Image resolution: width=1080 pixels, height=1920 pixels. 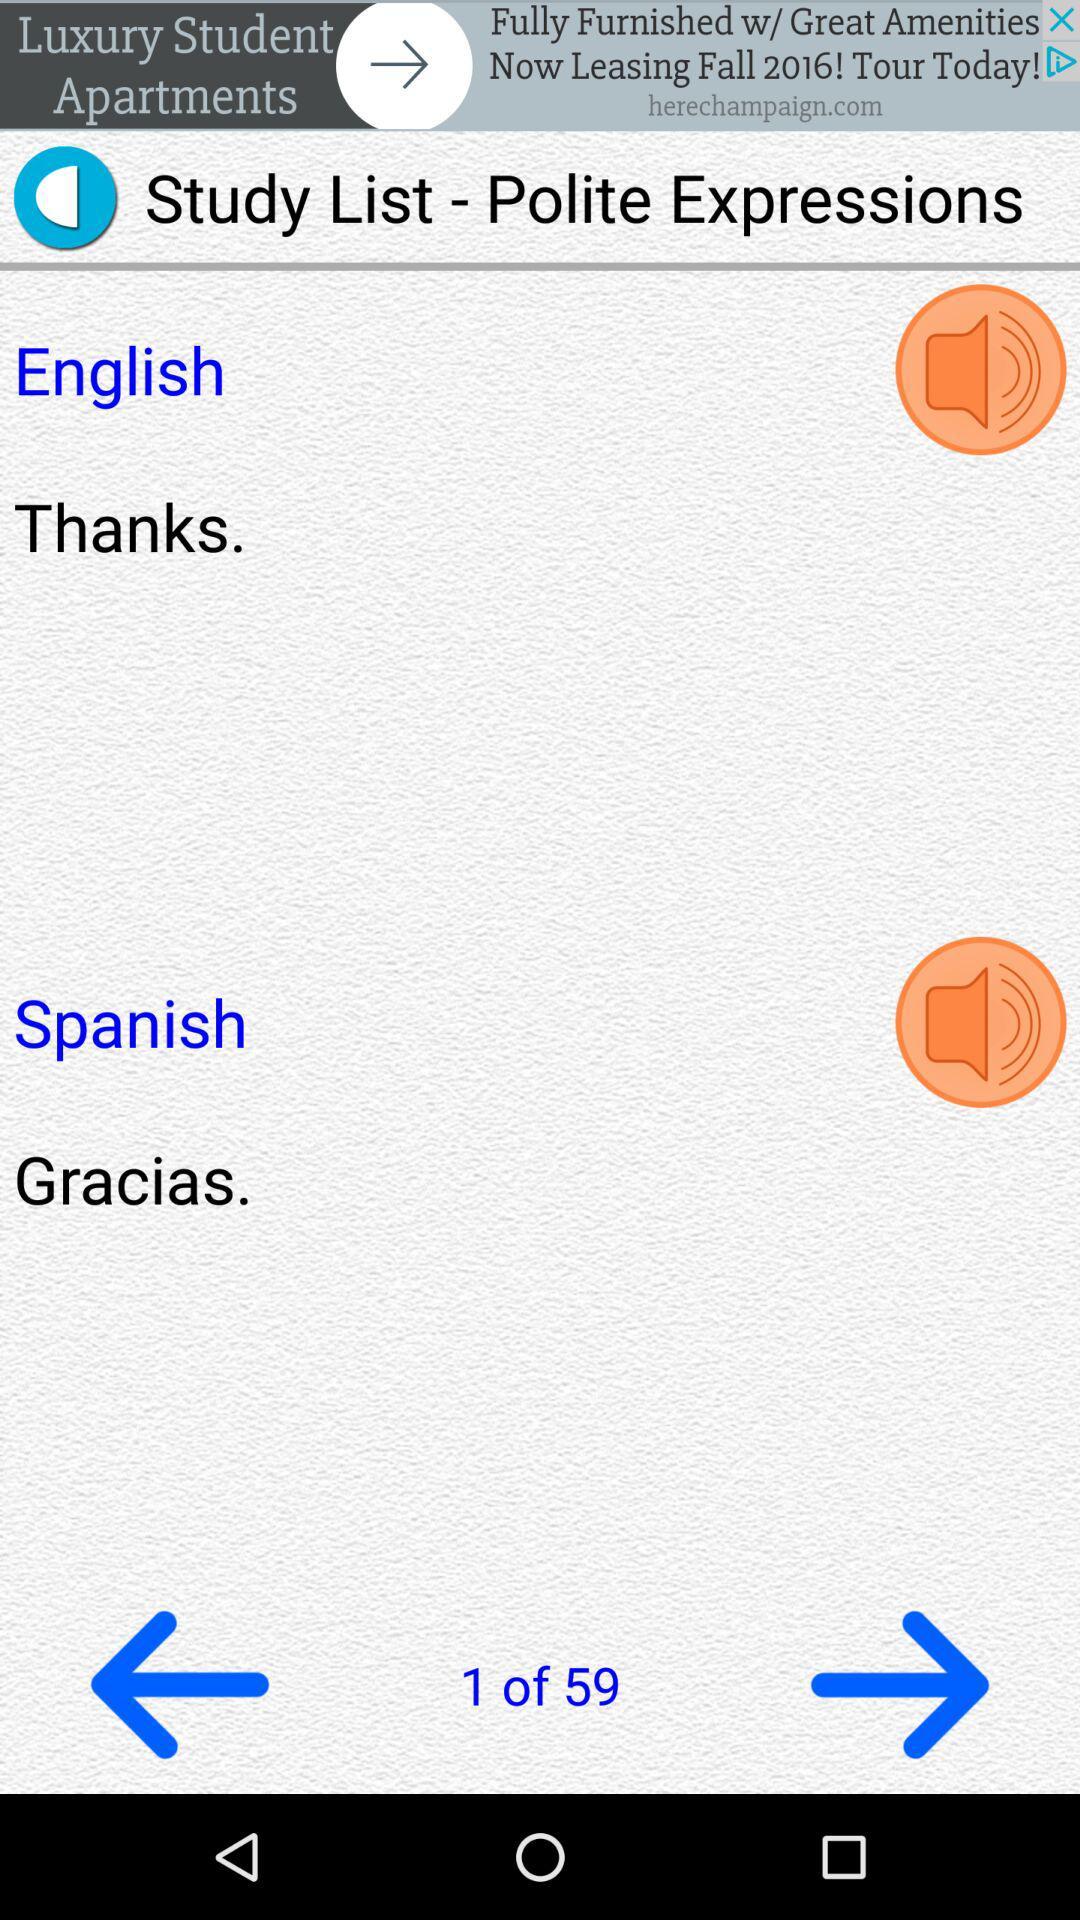 I want to click on the volume icon, so click(x=979, y=1093).